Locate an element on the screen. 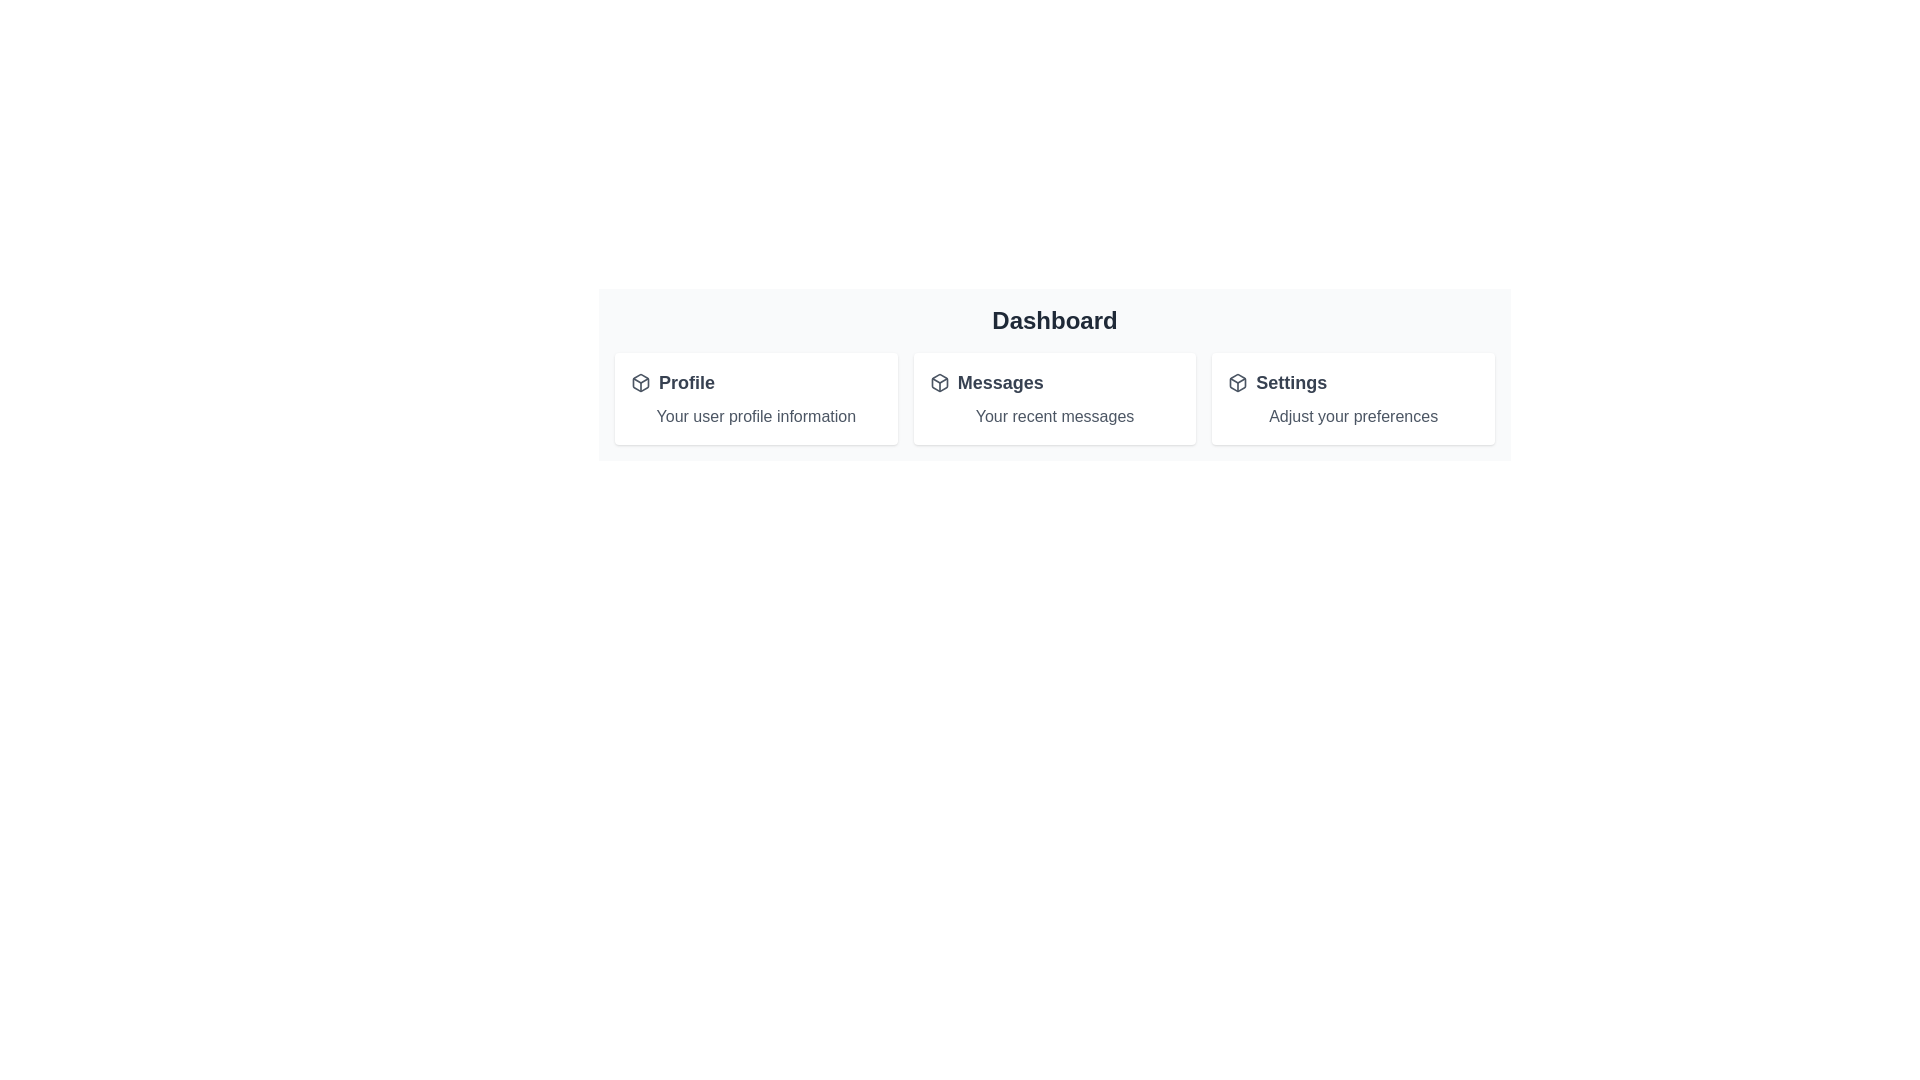 The image size is (1920, 1080). the small gray icon symbolizing a box with a geometric design, located to the left of the text 'Settings' in the third card under the 'Dashboard' header is located at coordinates (1237, 382).